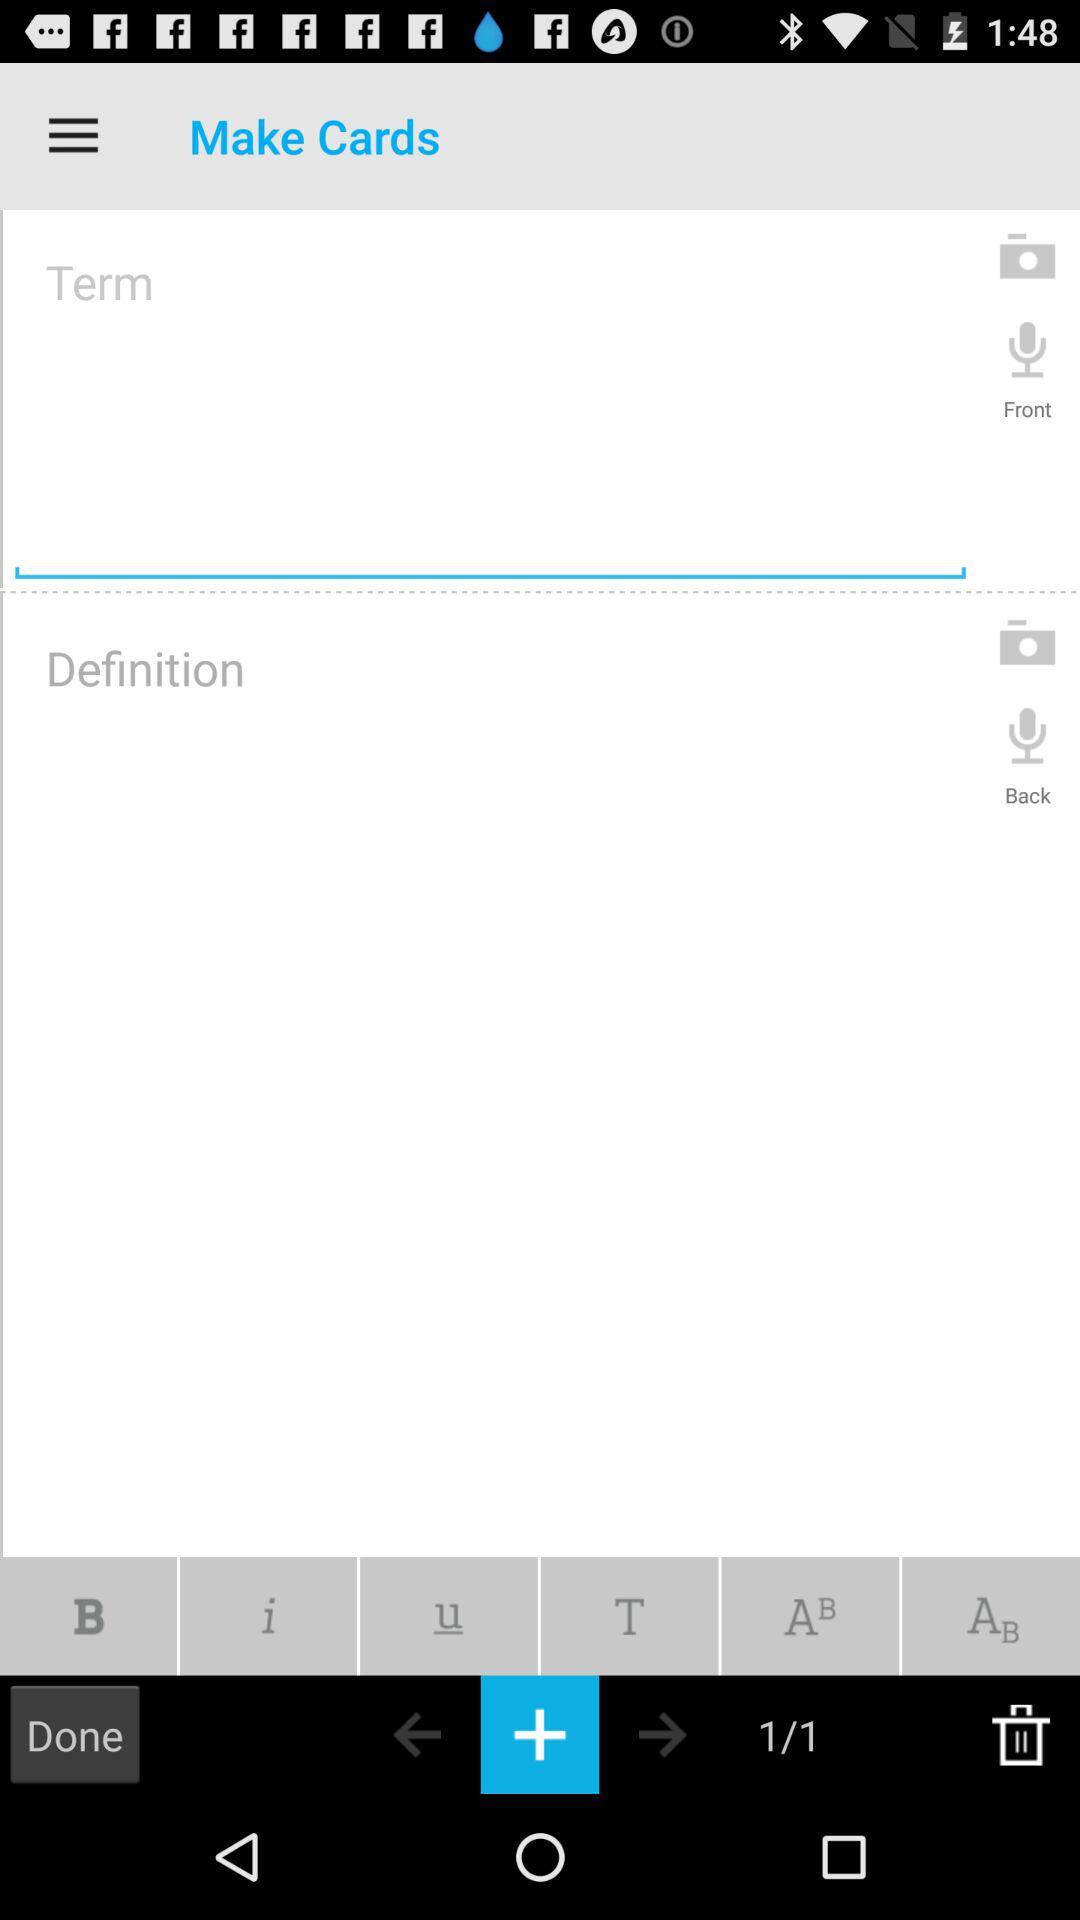 The image size is (1080, 1920). What do you see at coordinates (447, 1616) in the screenshot?
I see `taggle autoplay option` at bounding box center [447, 1616].